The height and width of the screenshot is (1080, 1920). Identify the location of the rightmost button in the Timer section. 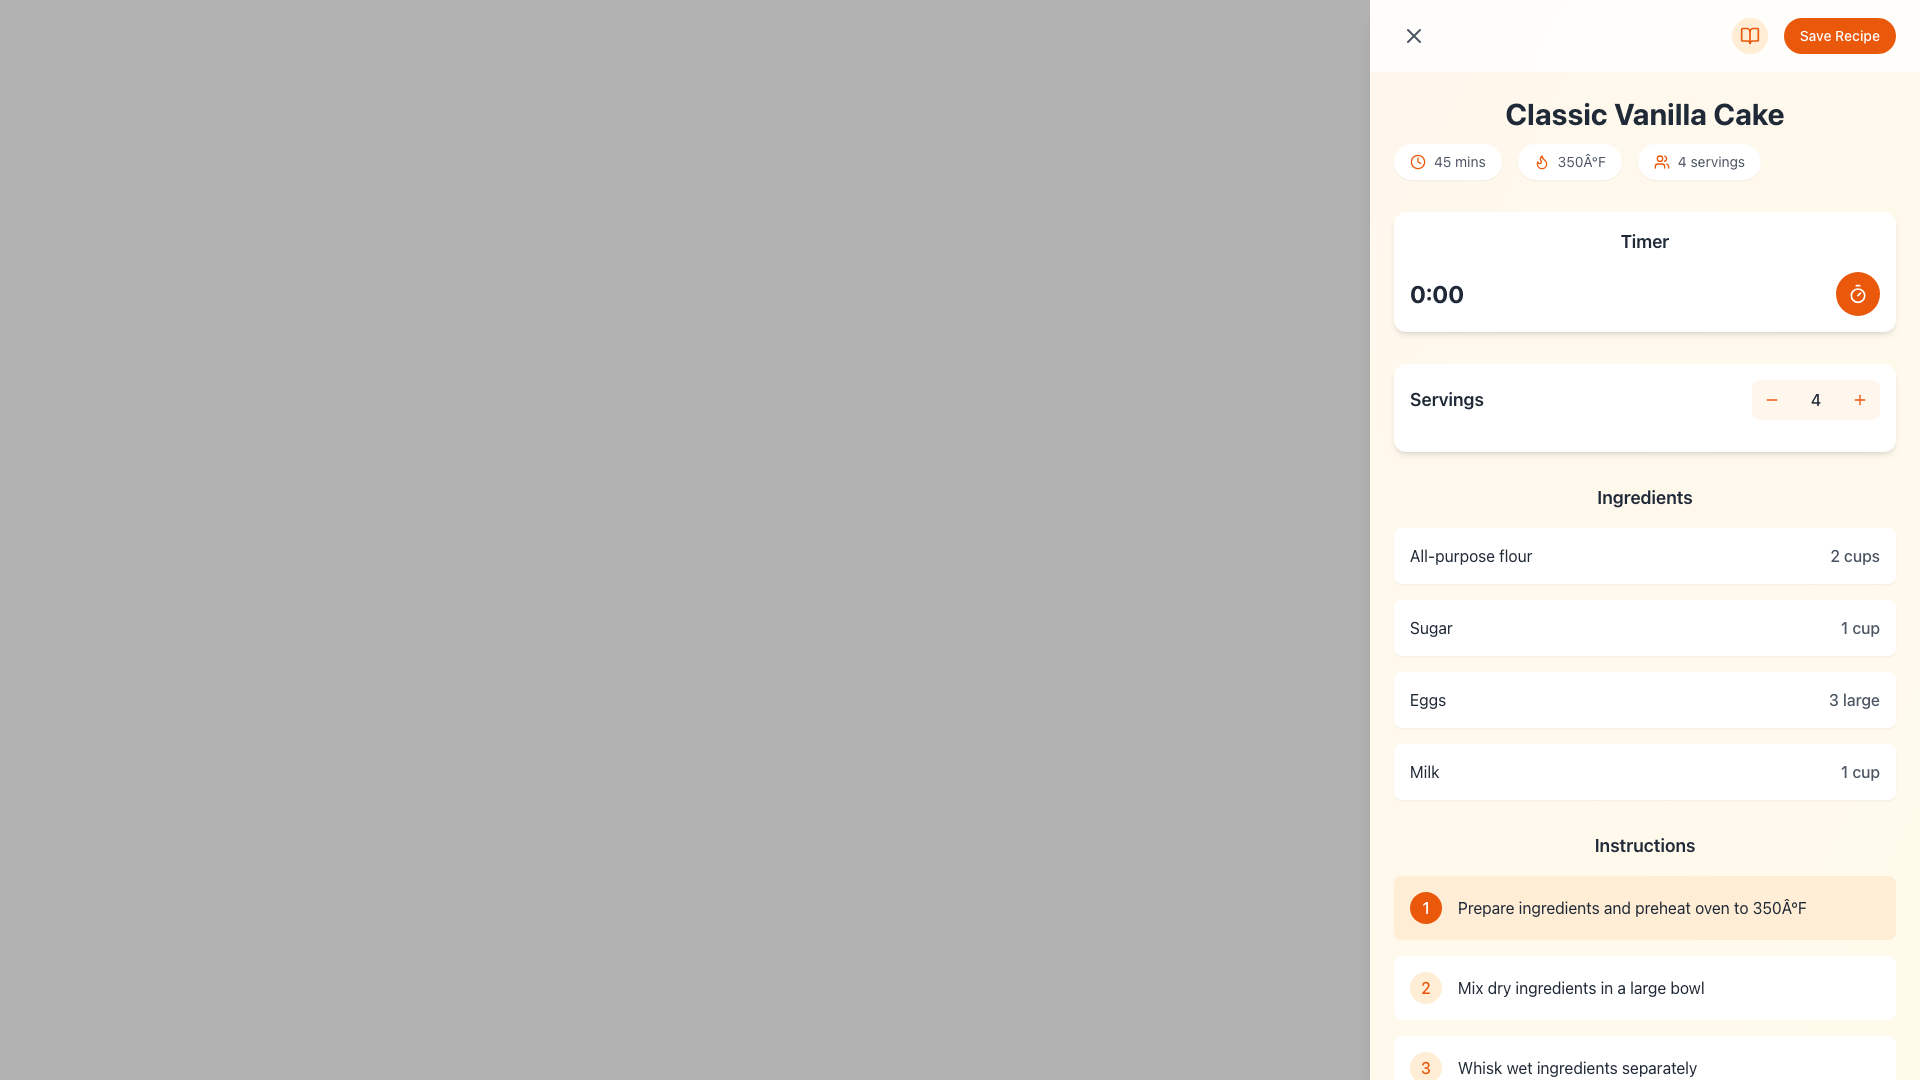
(1856, 293).